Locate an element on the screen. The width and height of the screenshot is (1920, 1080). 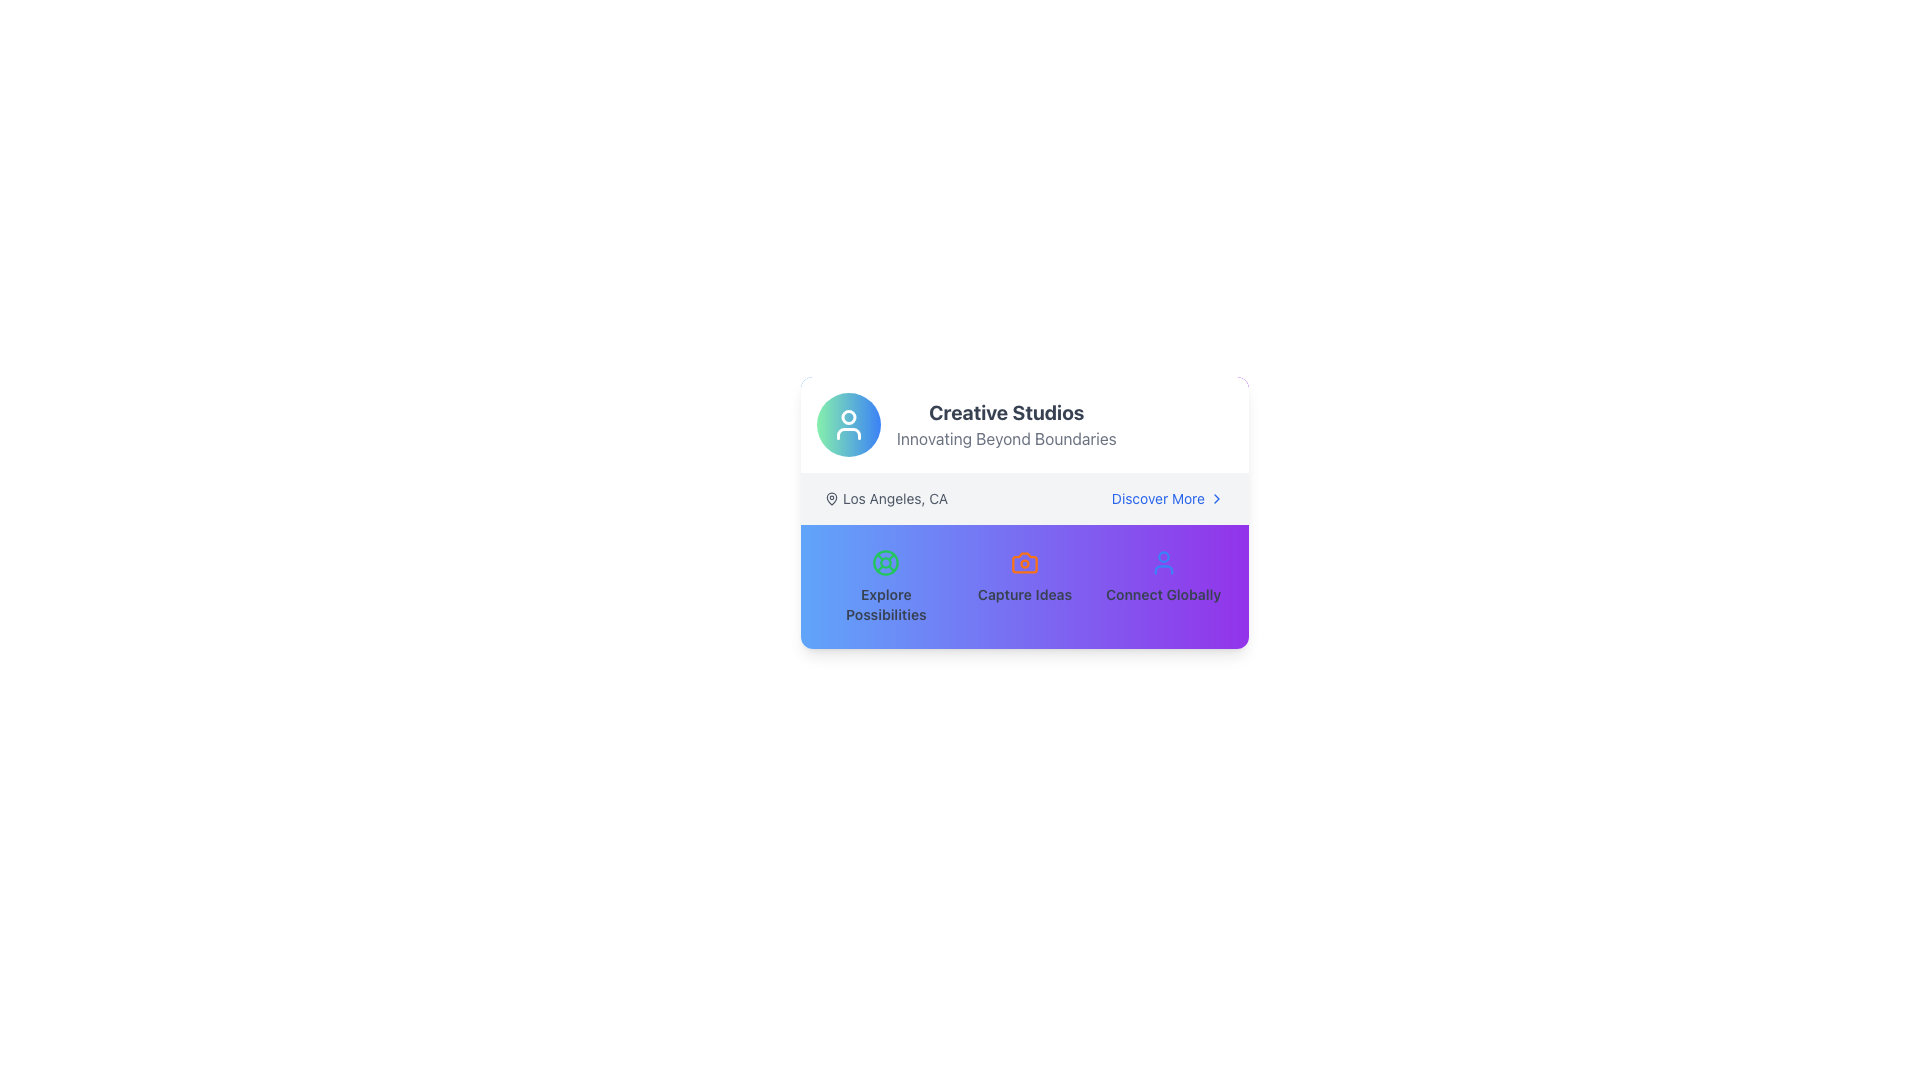
the SVG circle that represents the outermost layer of the life-buoy icon in the 'Explore Possibilities' section located in the bottom-left corner of the interface is located at coordinates (885, 563).